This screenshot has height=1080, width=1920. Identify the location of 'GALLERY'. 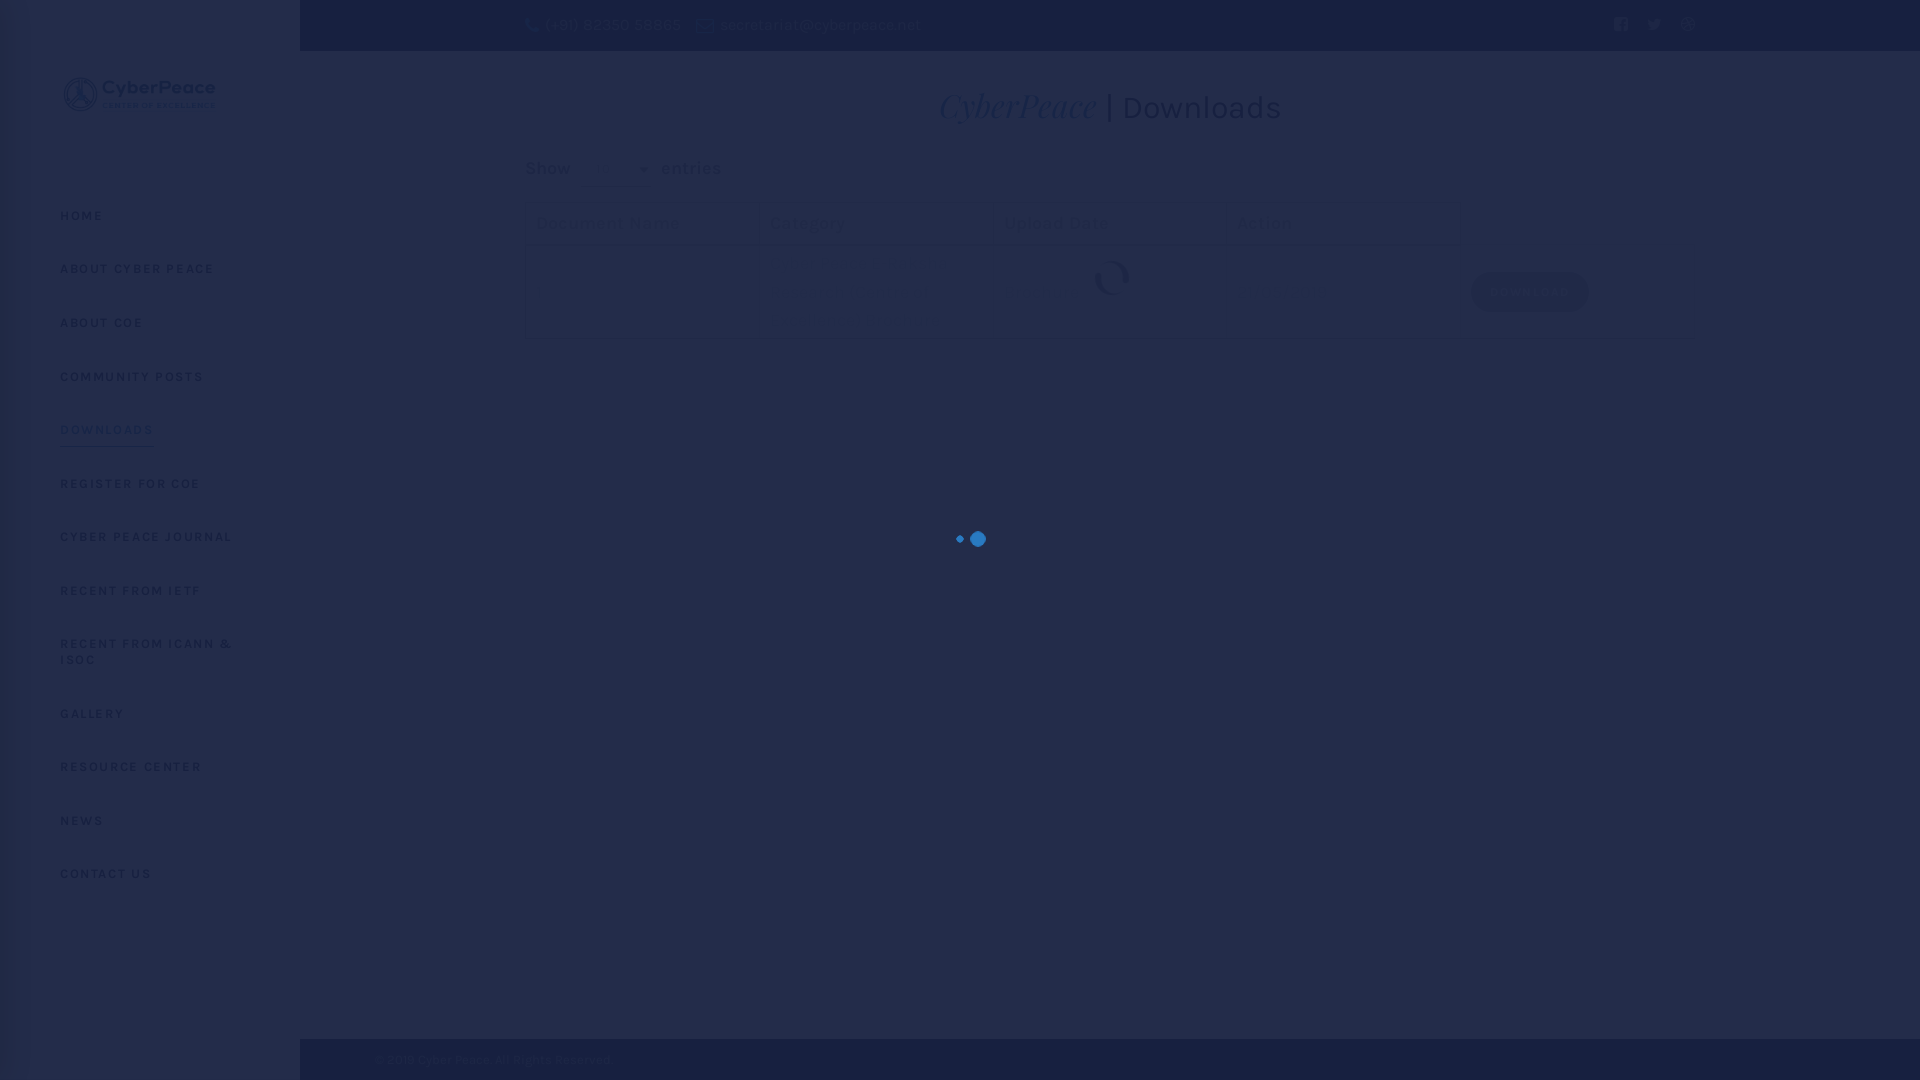
(148, 712).